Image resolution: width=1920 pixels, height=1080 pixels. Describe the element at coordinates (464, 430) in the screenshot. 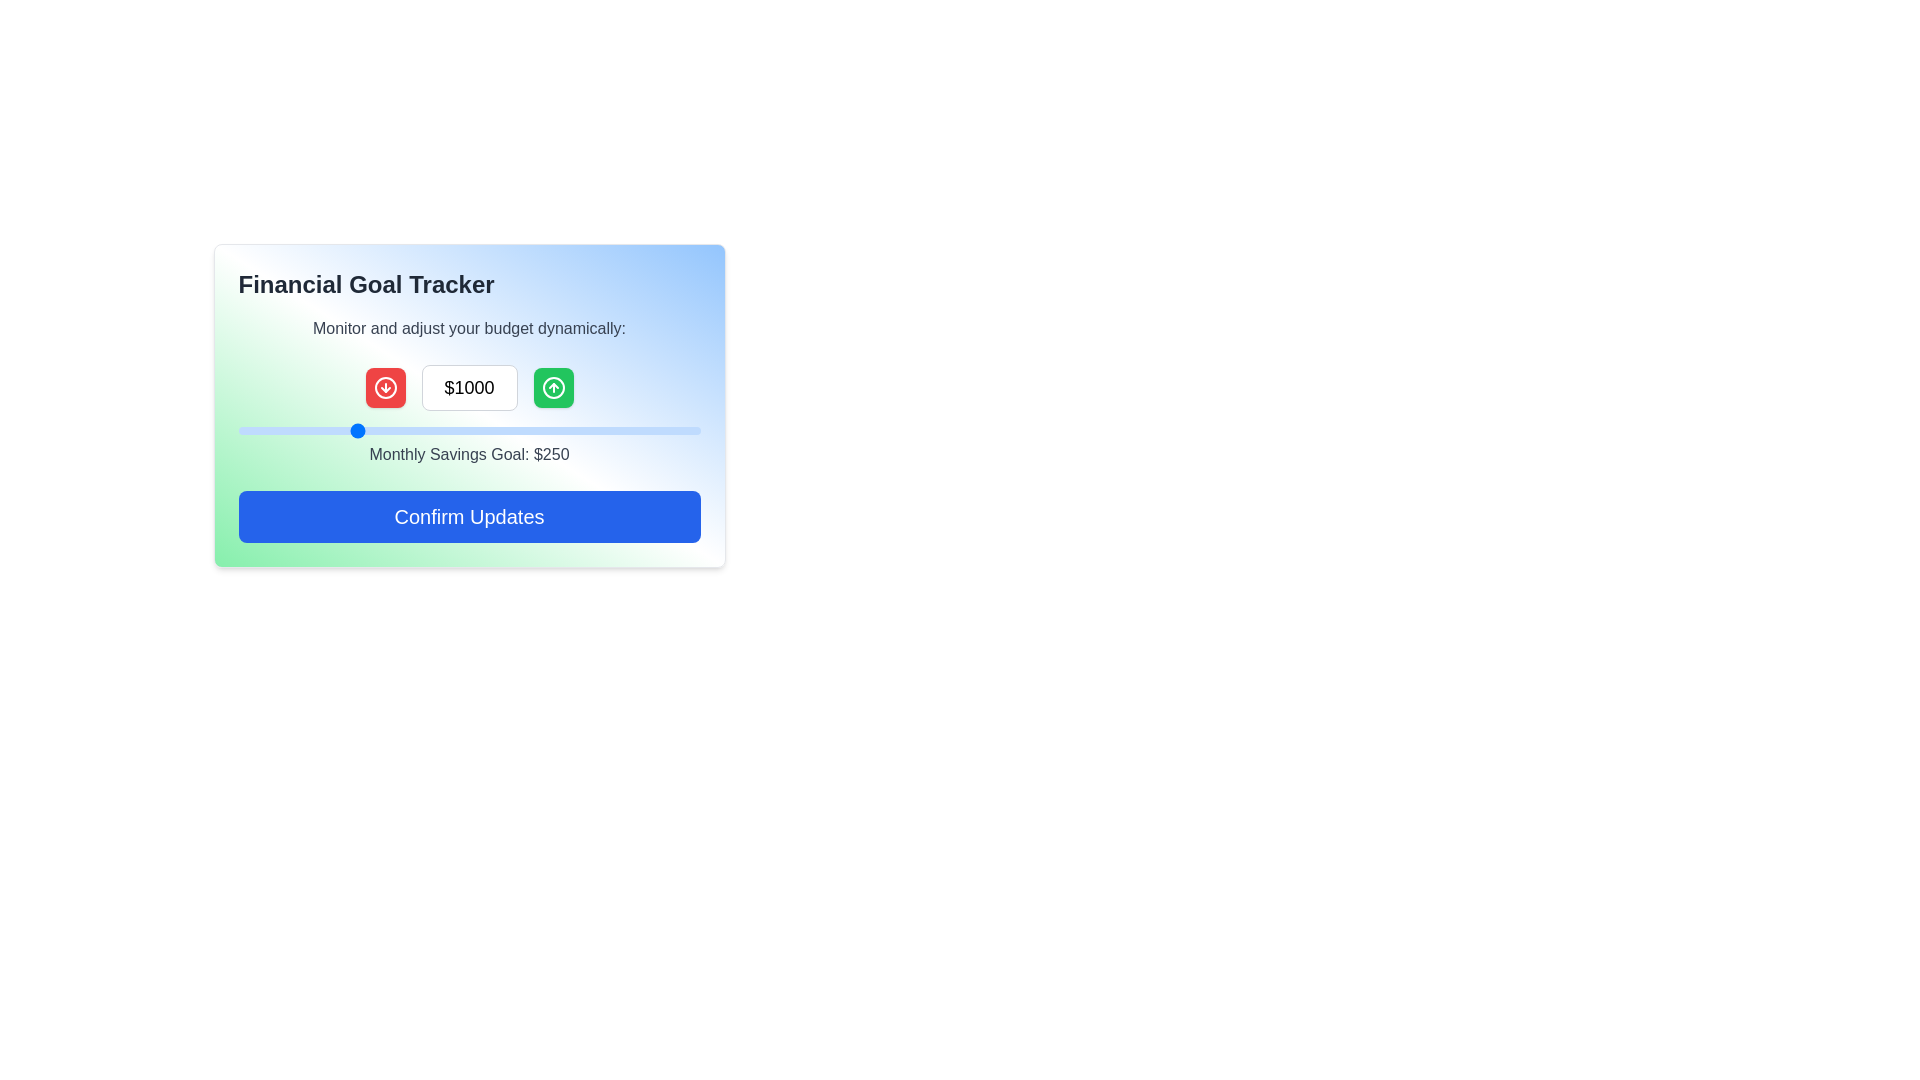

I see `the monthly savings goal` at that location.